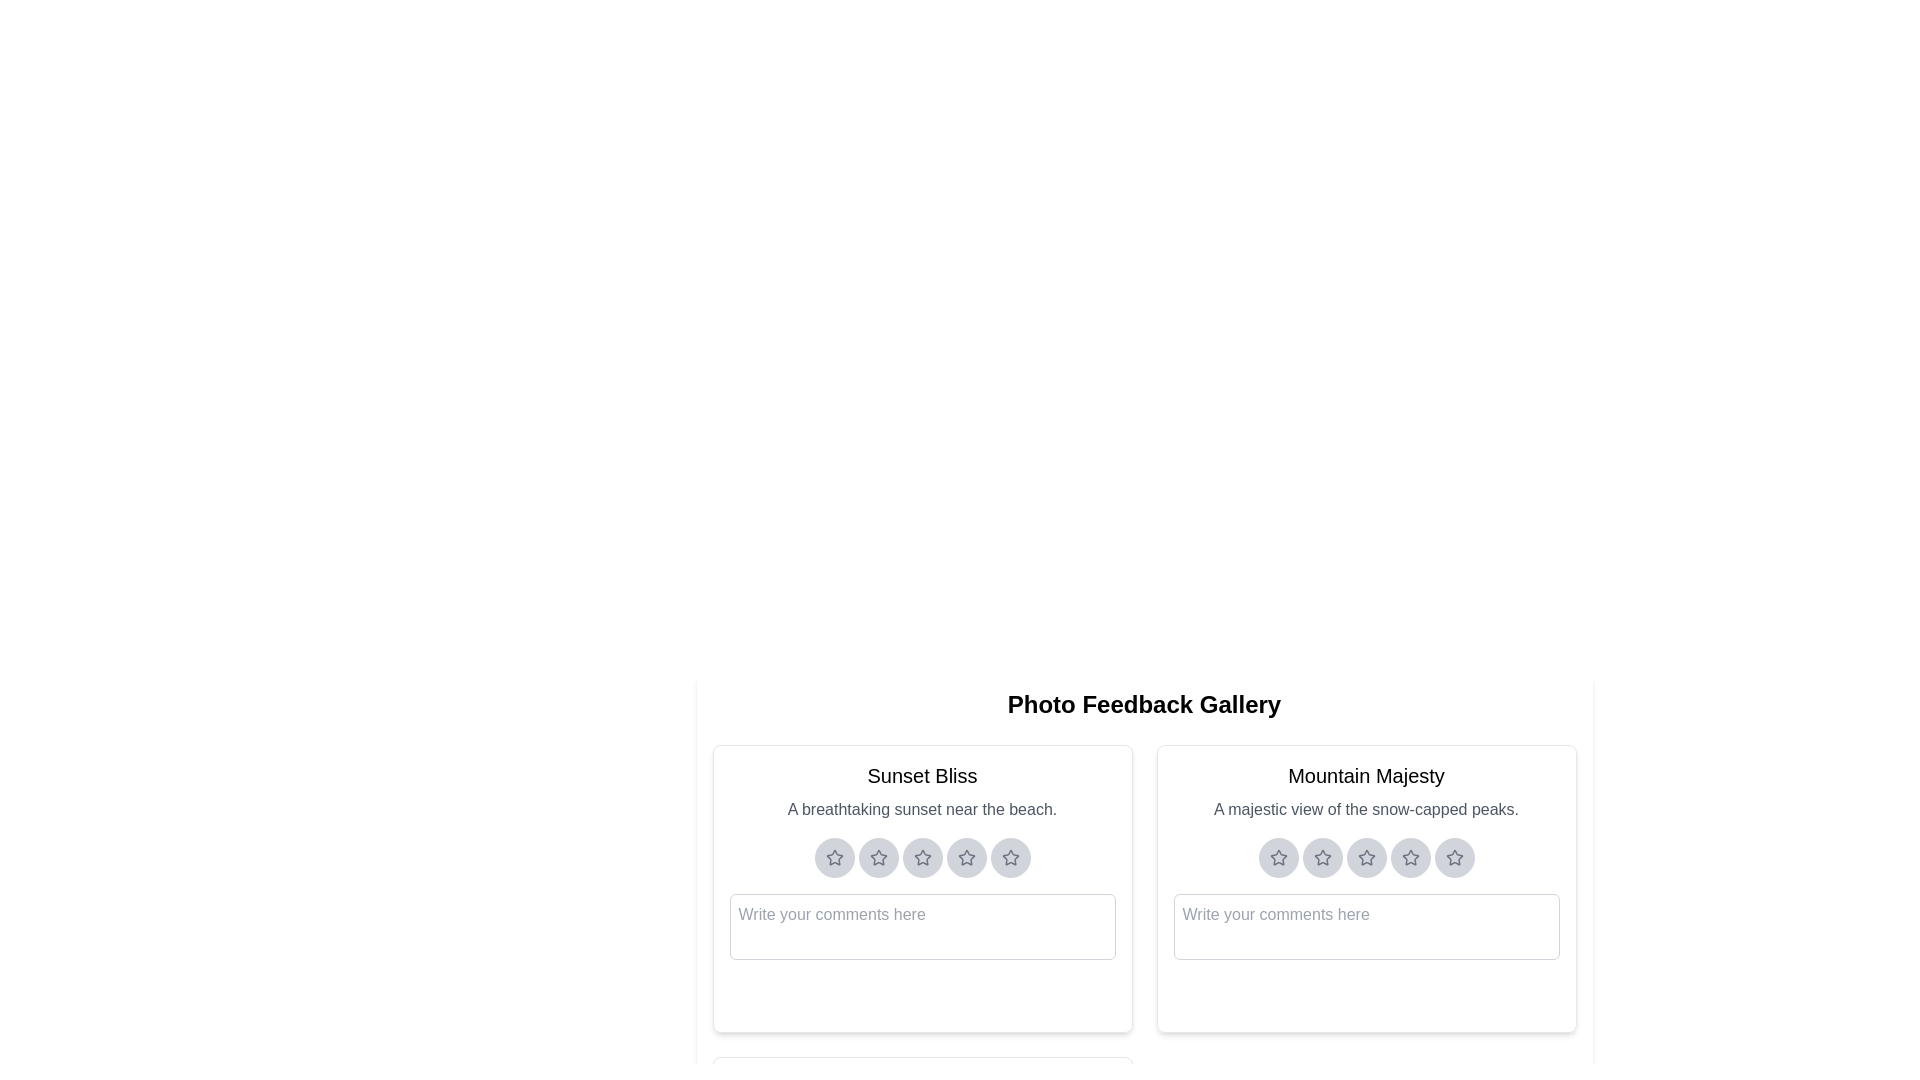 The image size is (1920, 1080). I want to click on the third star icon in the rating system located under the 'Sunset Bliss' heading card, so click(921, 856).